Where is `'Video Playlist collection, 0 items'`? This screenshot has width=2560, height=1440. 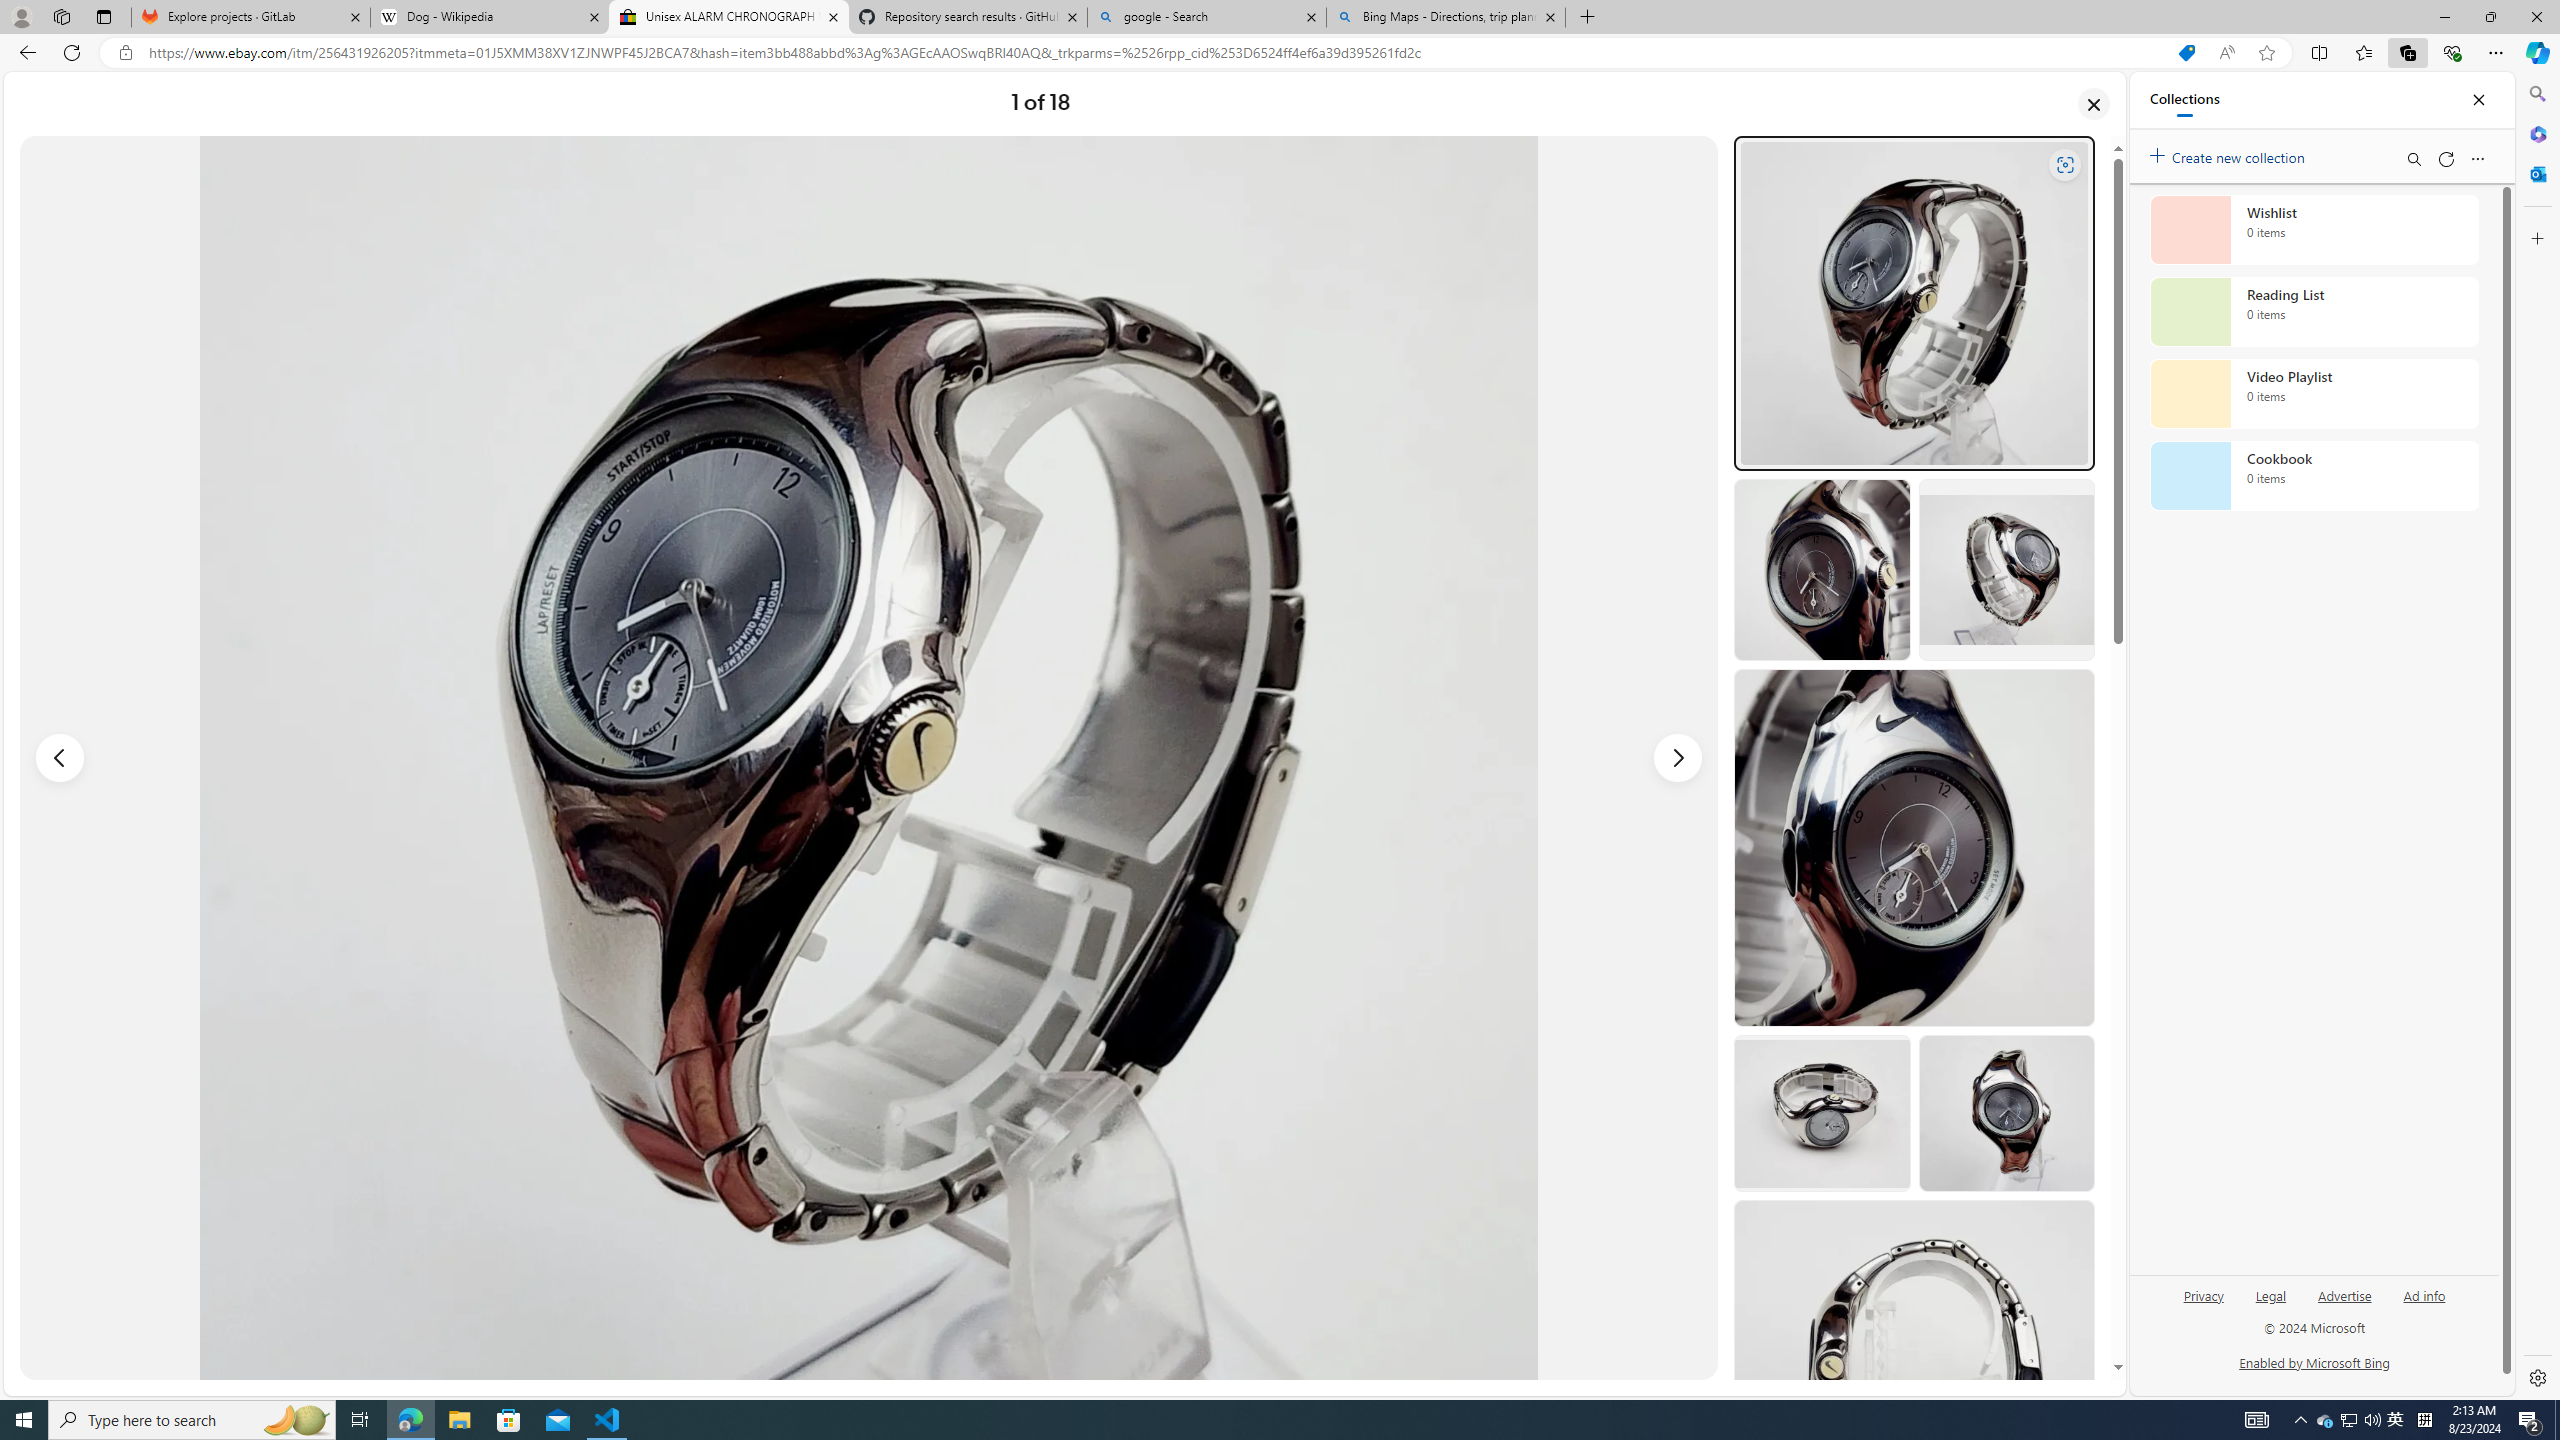
'Video Playlist collection, 0 items' is located at coordinates (2314, 392).